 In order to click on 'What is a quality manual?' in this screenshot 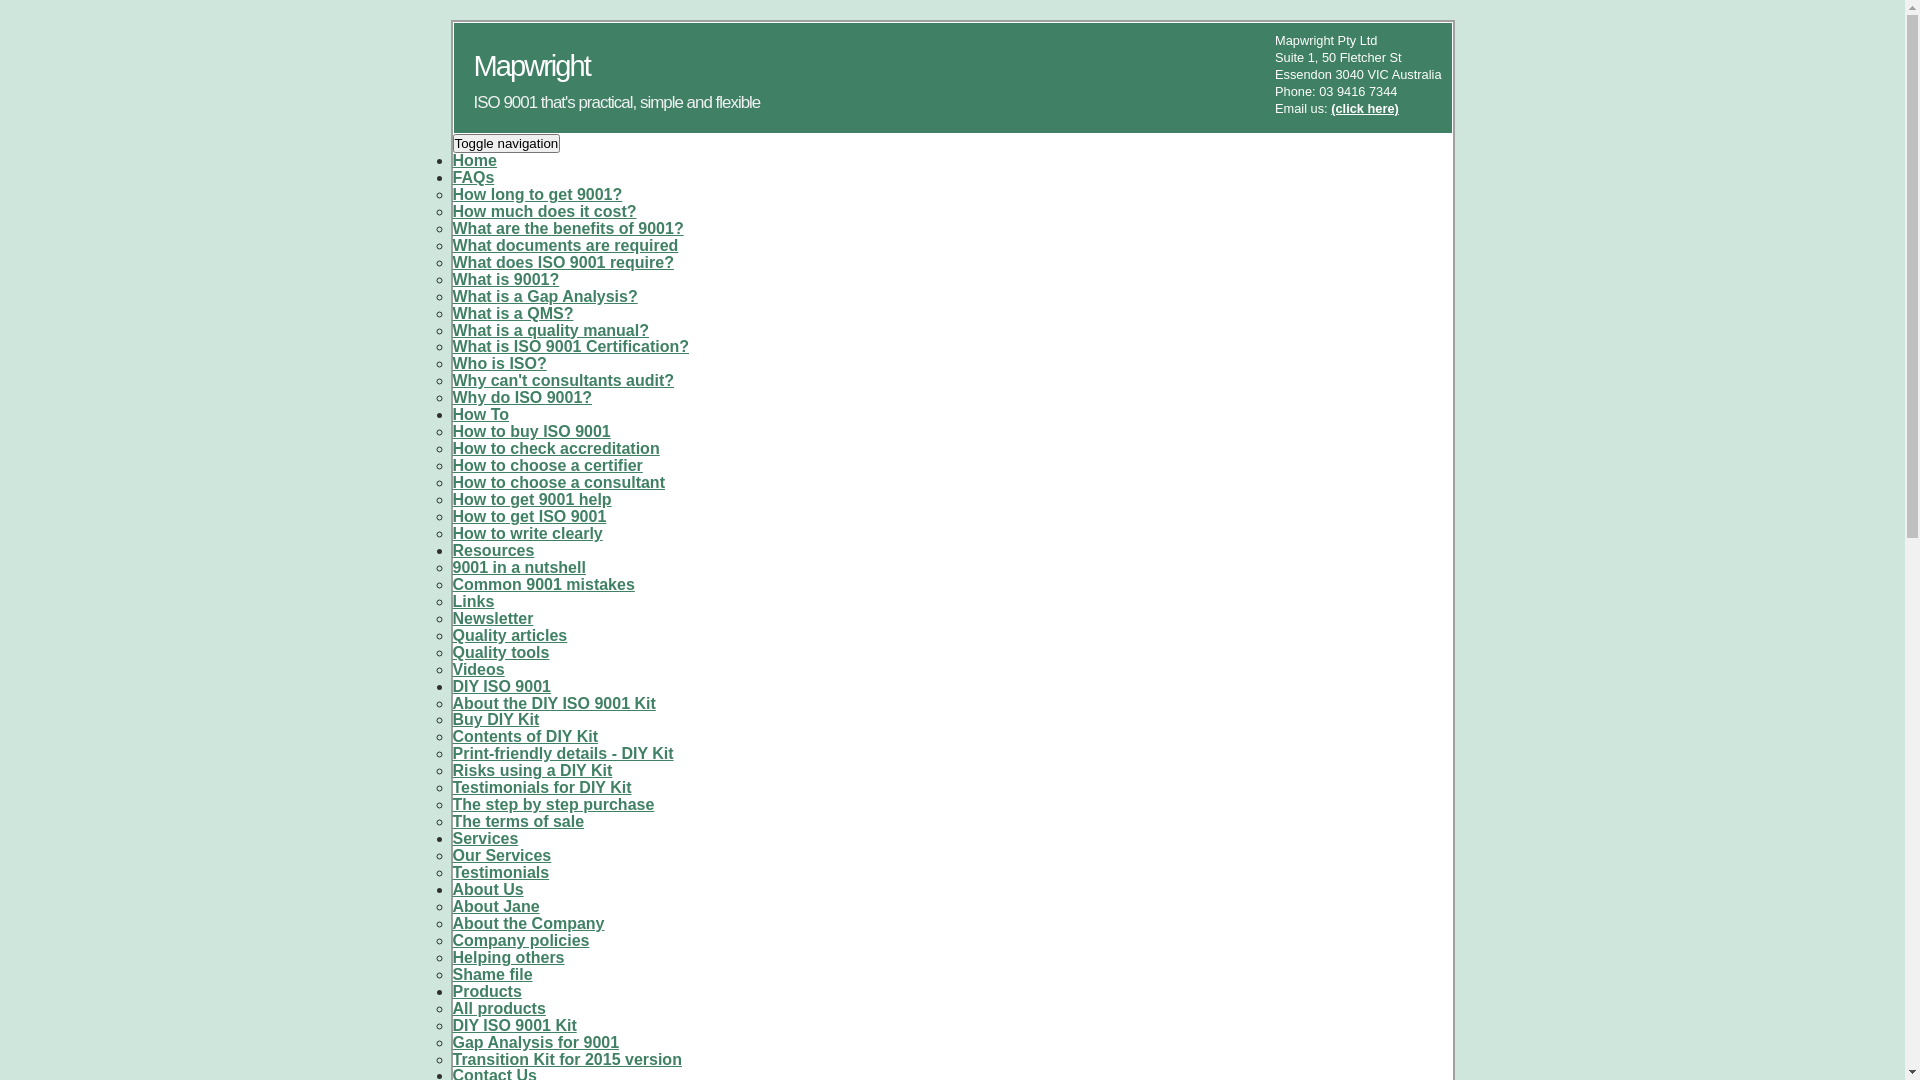, I will do `click(450, 329)`.